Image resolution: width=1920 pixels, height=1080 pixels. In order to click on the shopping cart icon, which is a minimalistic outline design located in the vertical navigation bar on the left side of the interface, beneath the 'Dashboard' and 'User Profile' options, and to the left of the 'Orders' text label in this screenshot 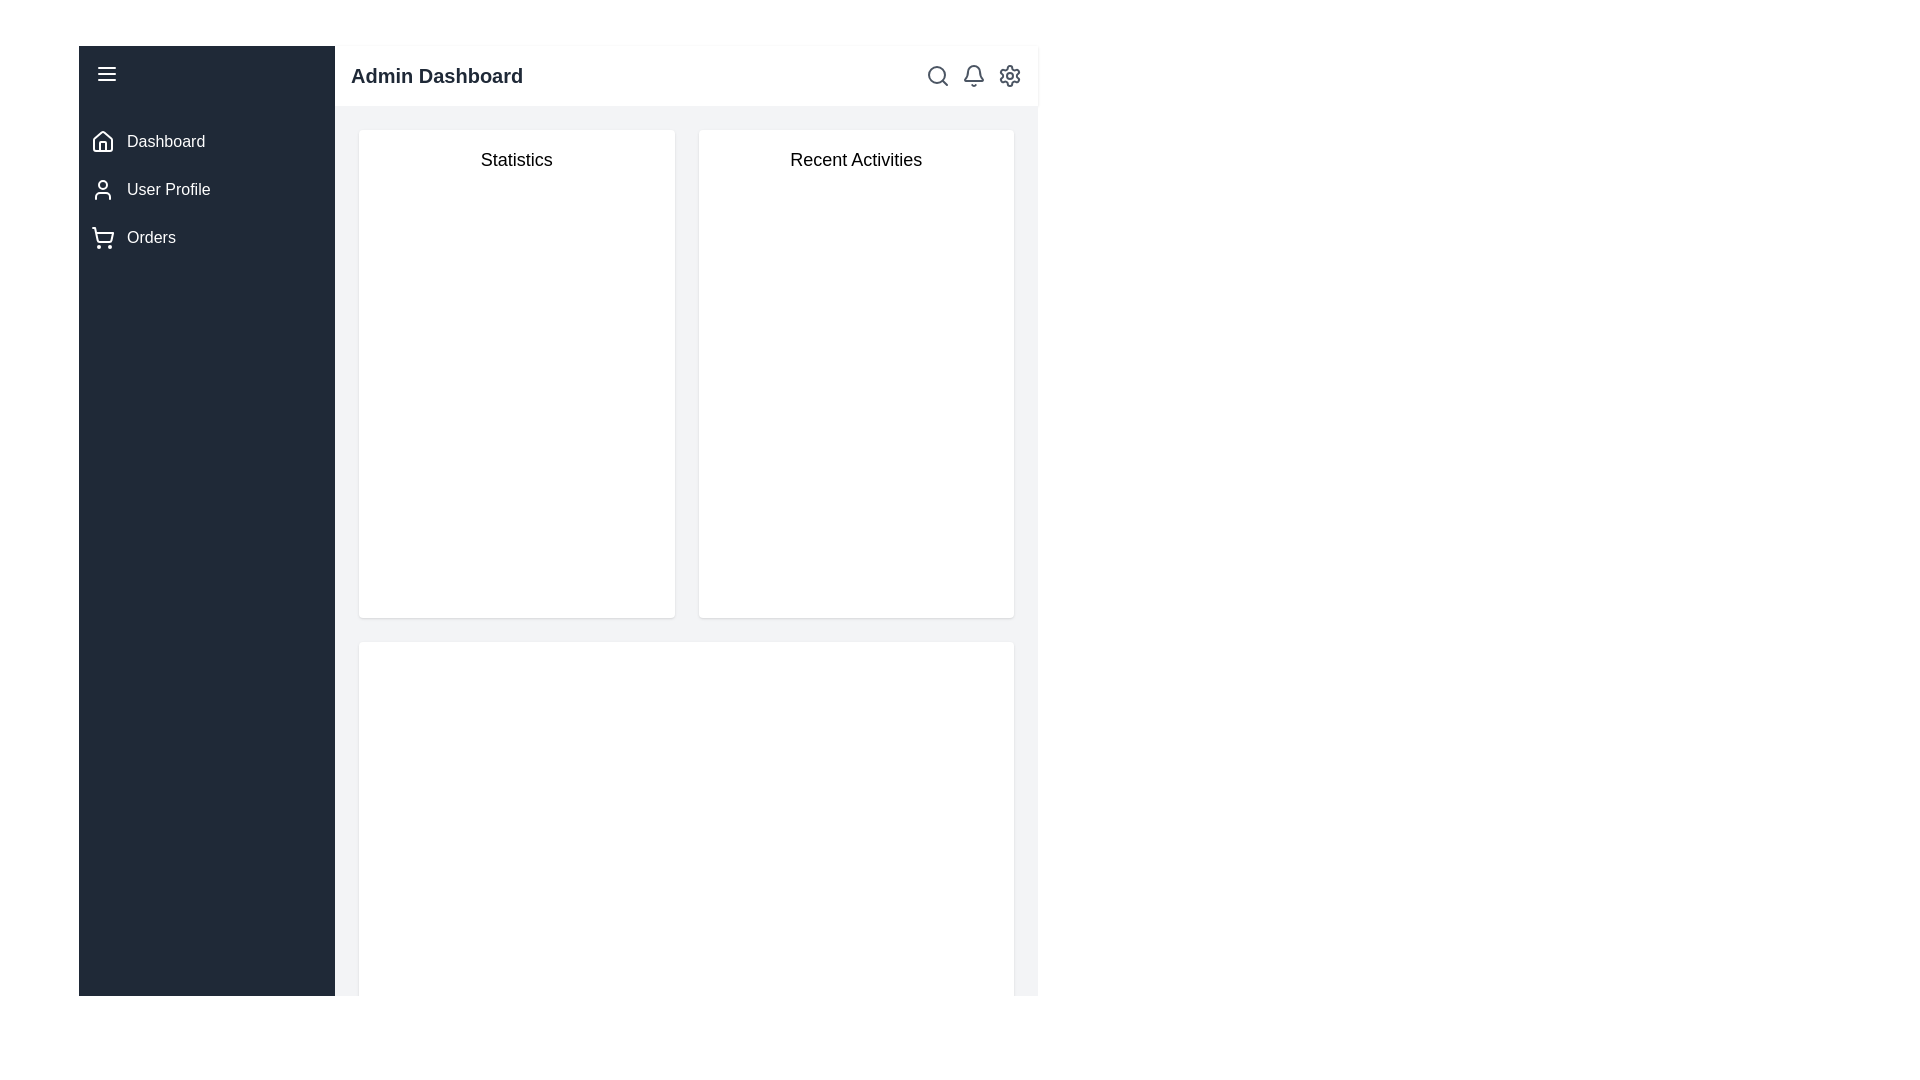, I will do `click(101, 237)`.